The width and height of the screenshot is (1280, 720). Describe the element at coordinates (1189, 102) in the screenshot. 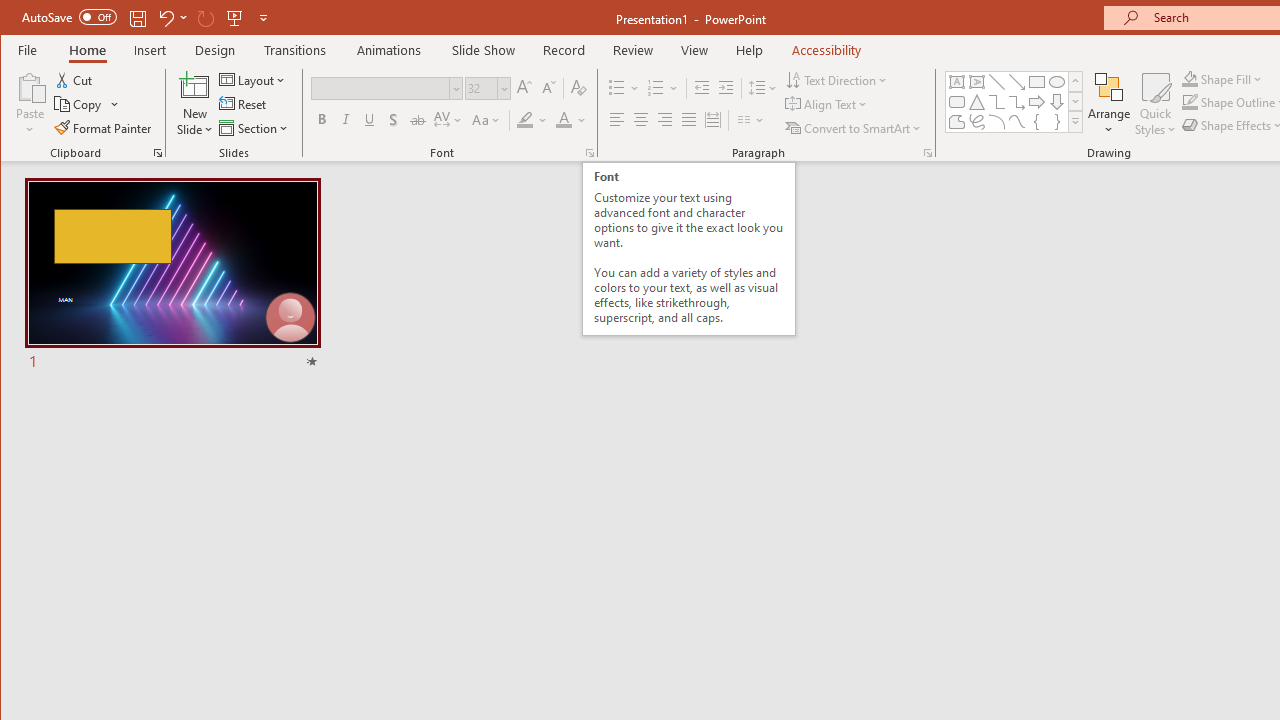

I see `'Shape Outline Blue, Accent 1'` at that location.